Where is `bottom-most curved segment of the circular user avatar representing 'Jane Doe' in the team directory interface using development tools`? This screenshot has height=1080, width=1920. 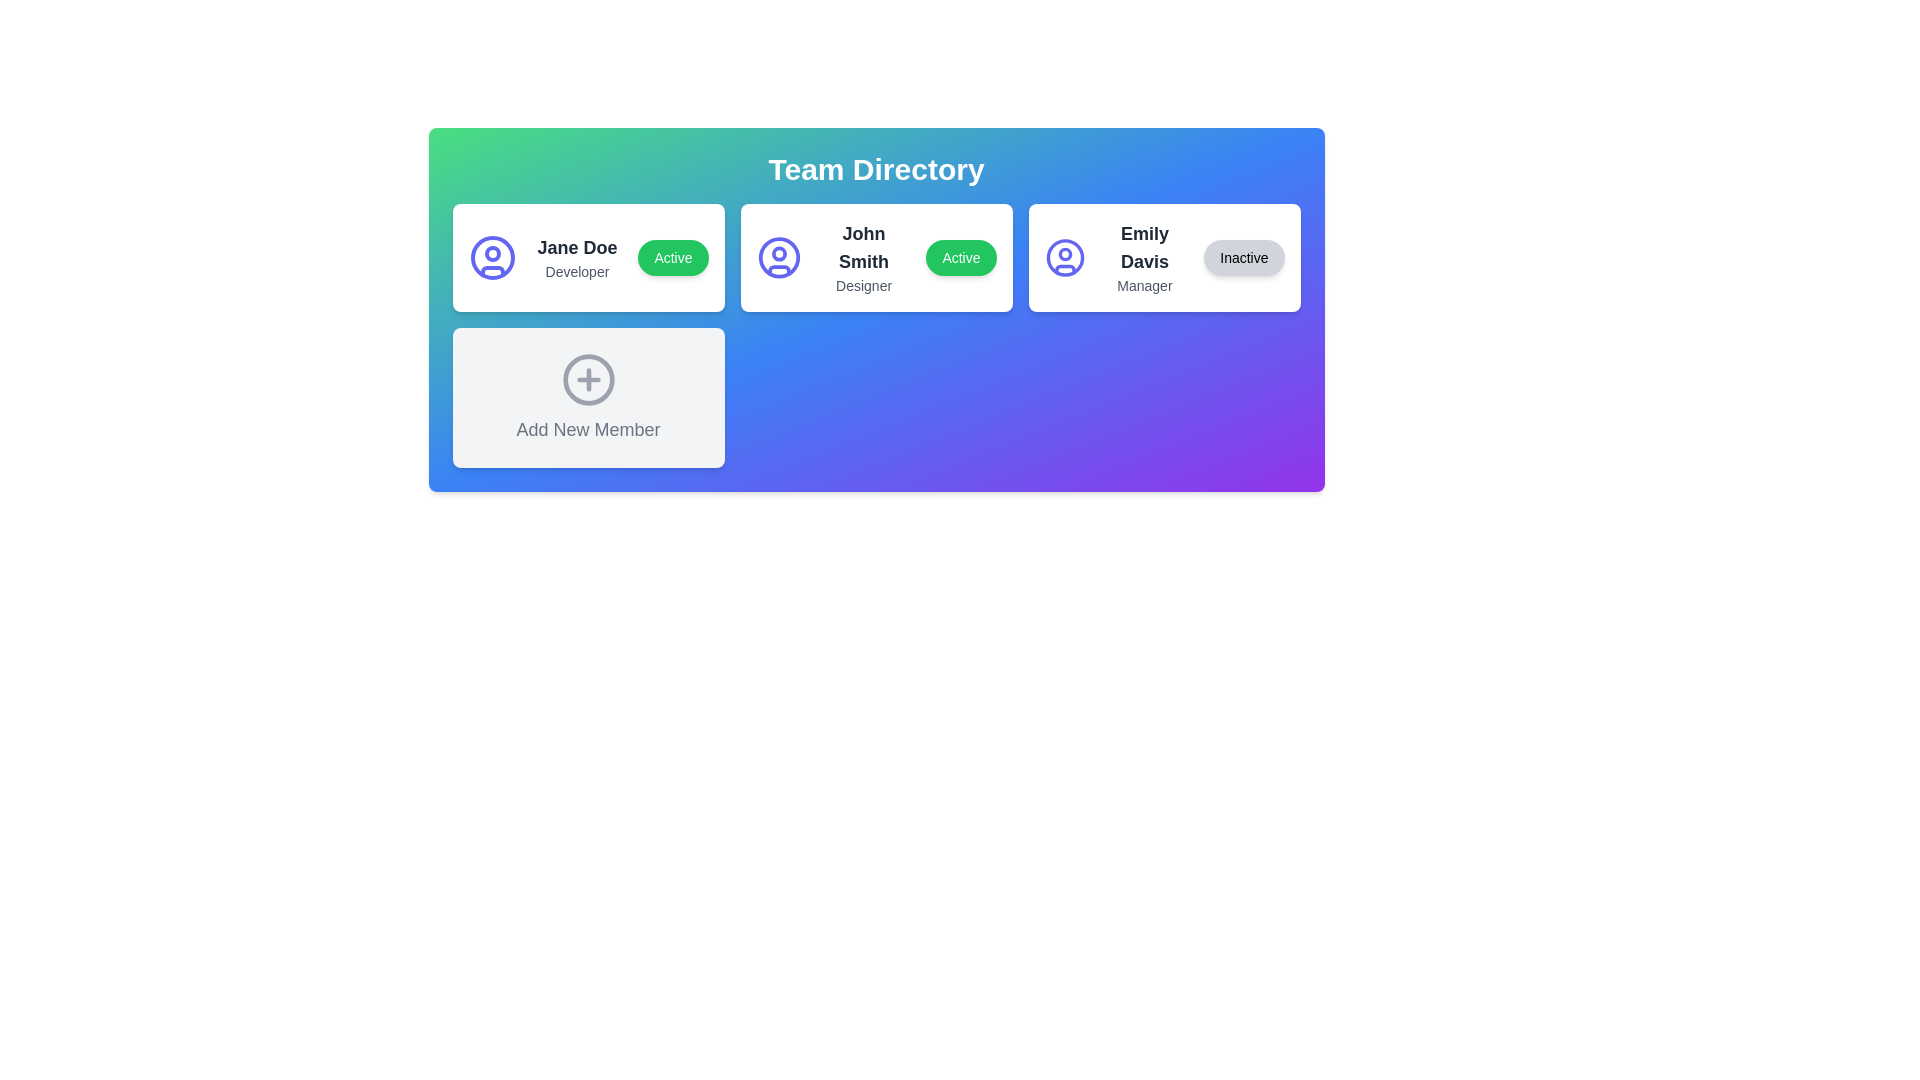
bottom-most curved segment of the circular user avatar representing 'Jane Doe' in the team directory interface using development tools is located at coordinates (492, 271).